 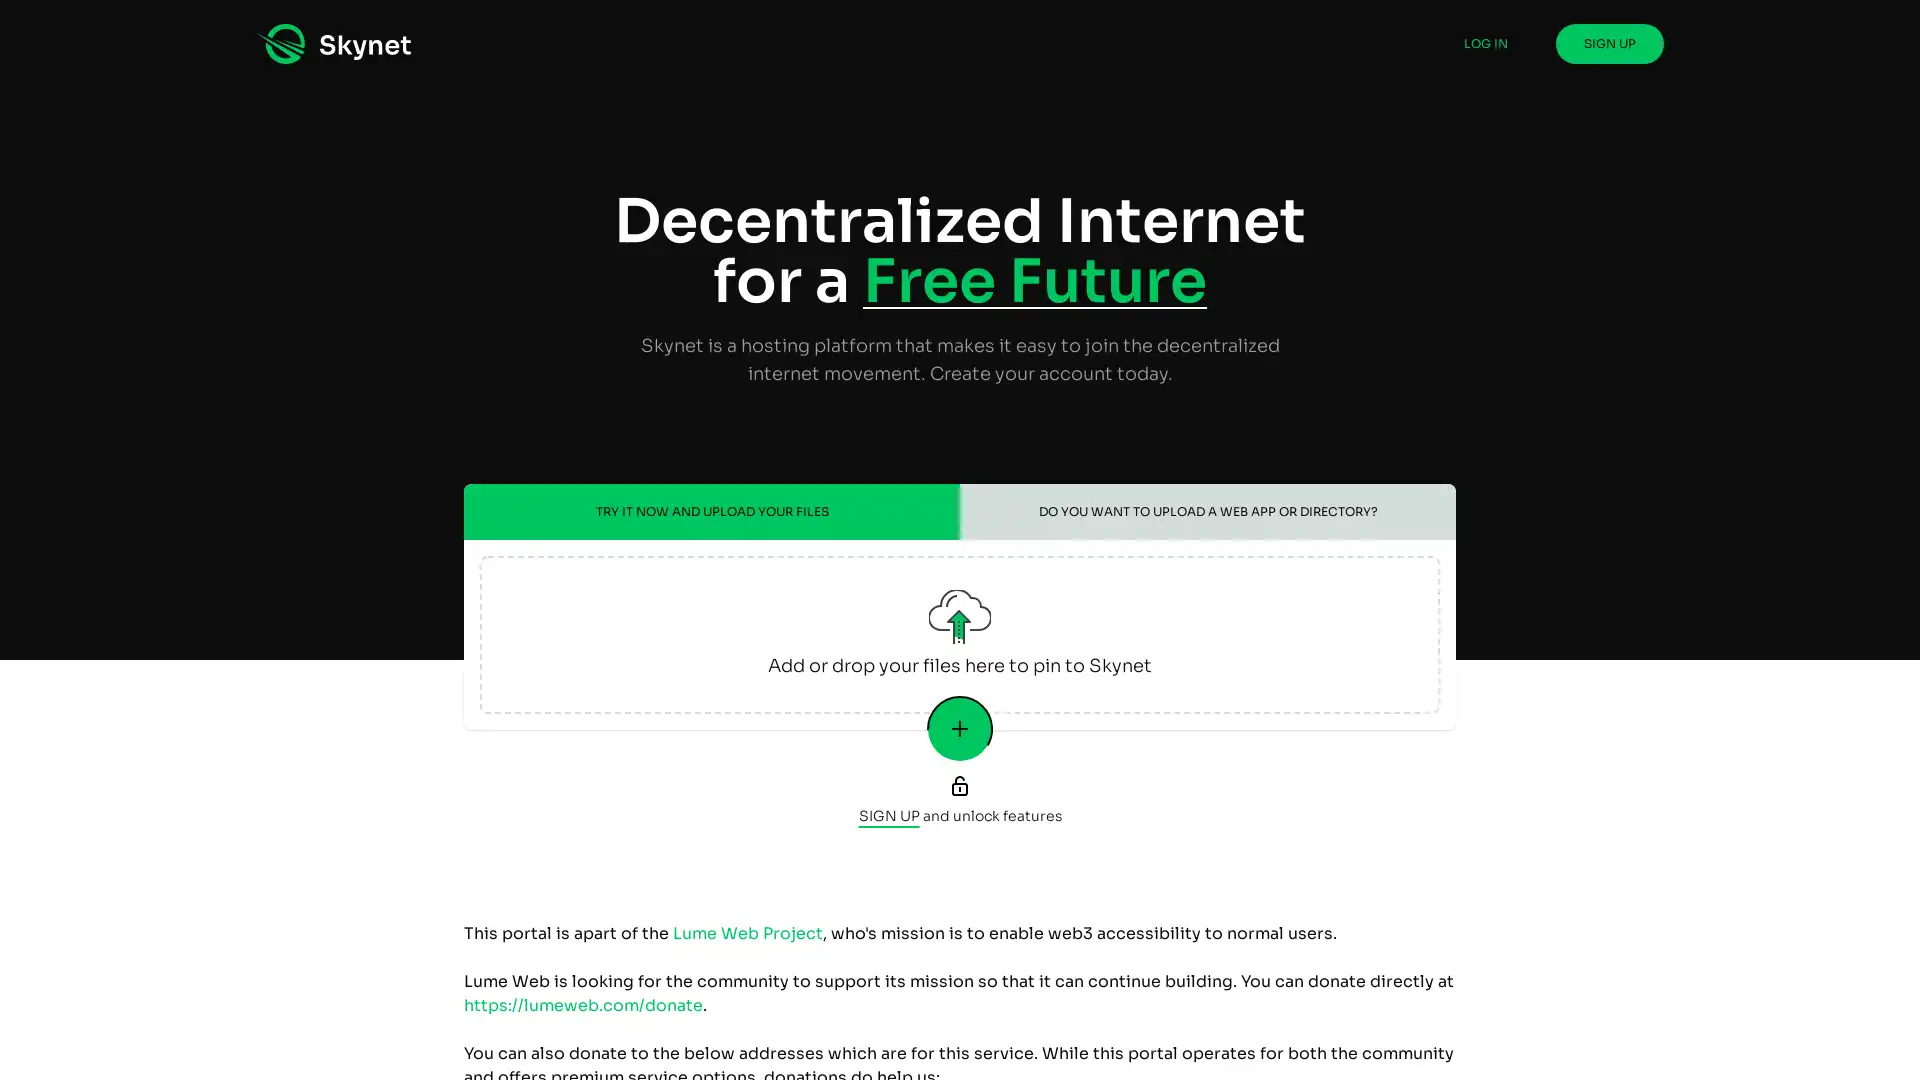 What do you see at coordinates (1207, 511) in the screenshot?
I see `DO YOU WANT TO UPLOAD A WEB APP OR DIRECTORY?` at bounding box center [1207, 511].